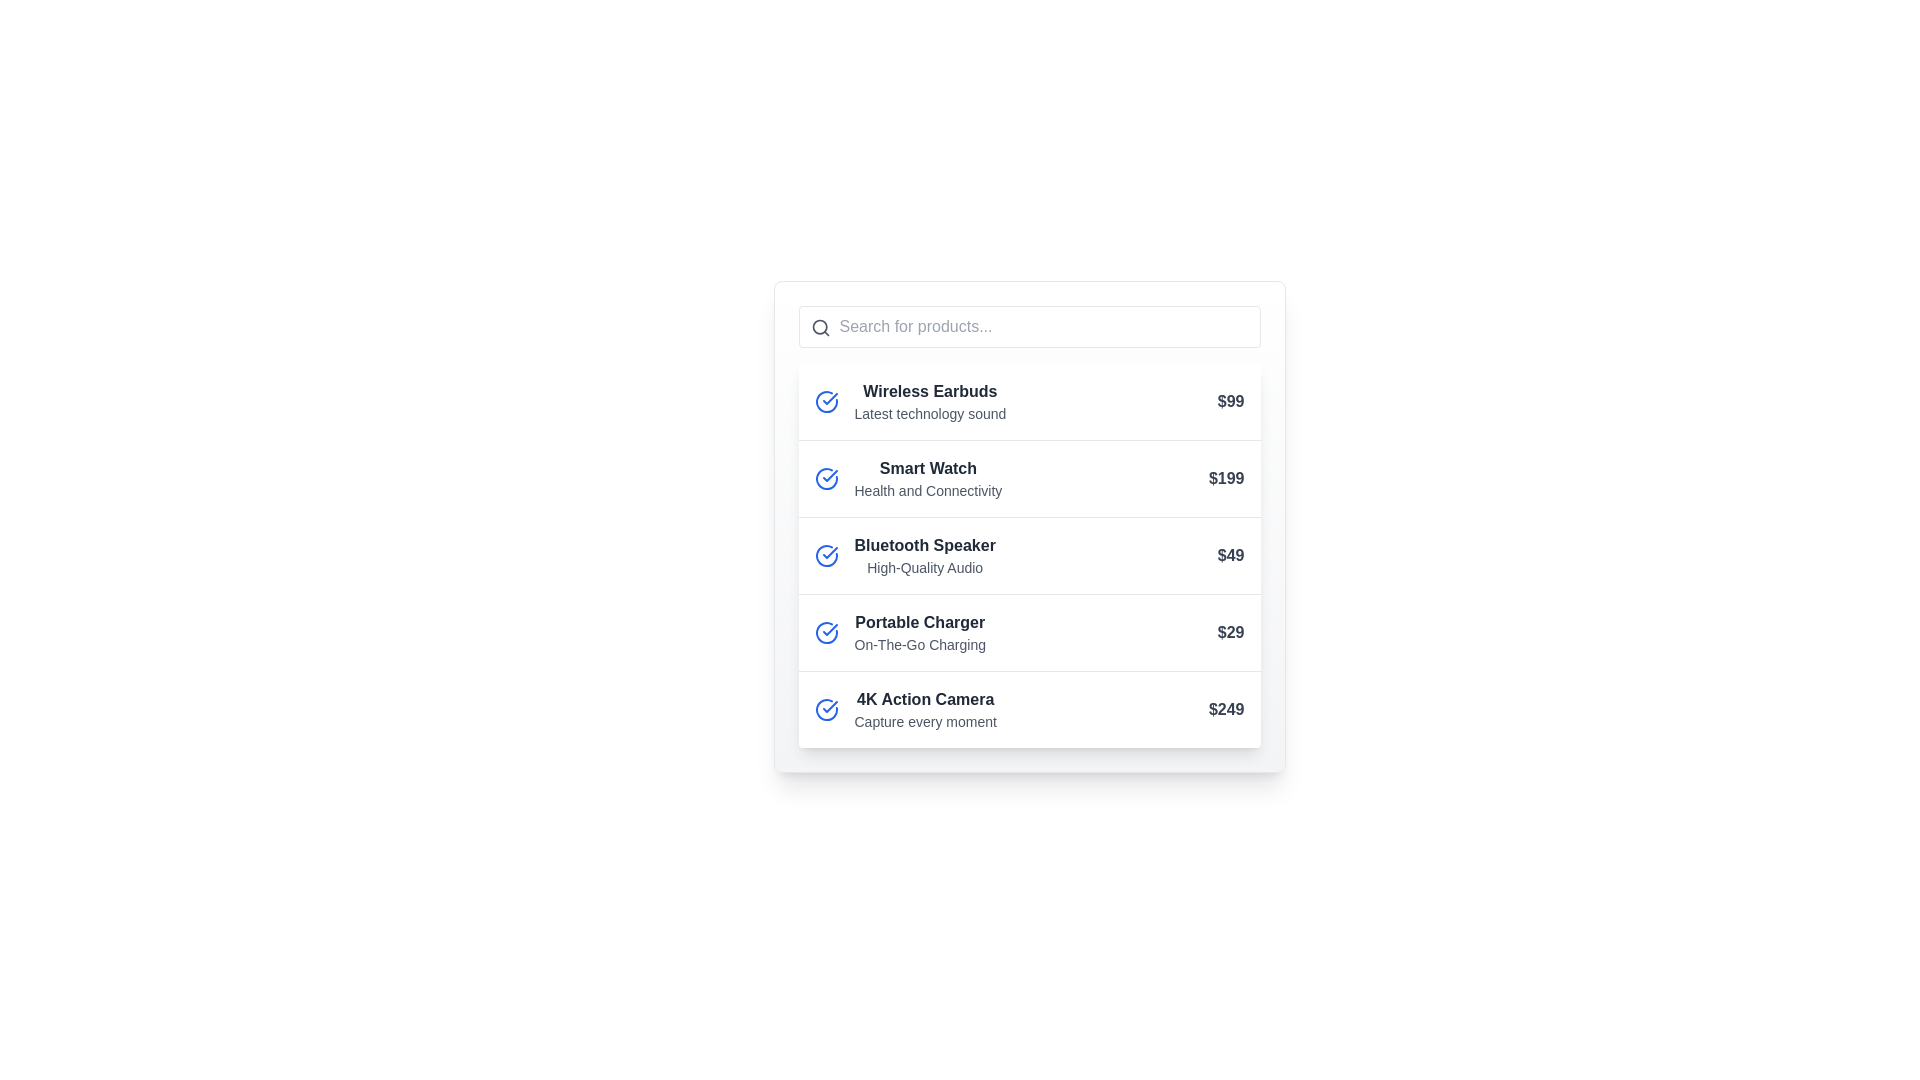 The width and height of the screenshot is (1920, 1080). Describe the element at coordinates (924, 698) in the screenshot. I see `bold text label displaying '4K Action Camera' located in the fifth row of the product list, near the center and slightly to the right of the interface` at that location.